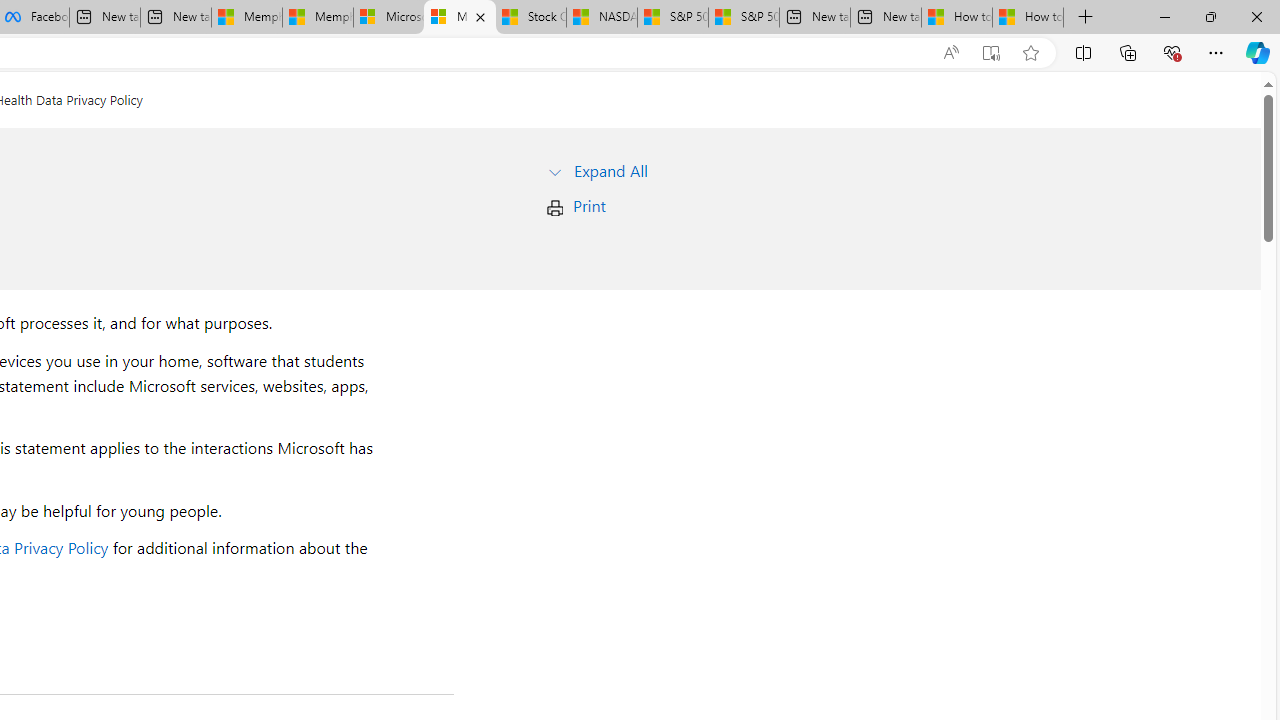 The height and width of the screenshot is (720, 1280). Describe the element at coordinates (1028, 17) in the screenshot. I see `'How to Use a Monitor With Your Closed Laptop'` at that location.